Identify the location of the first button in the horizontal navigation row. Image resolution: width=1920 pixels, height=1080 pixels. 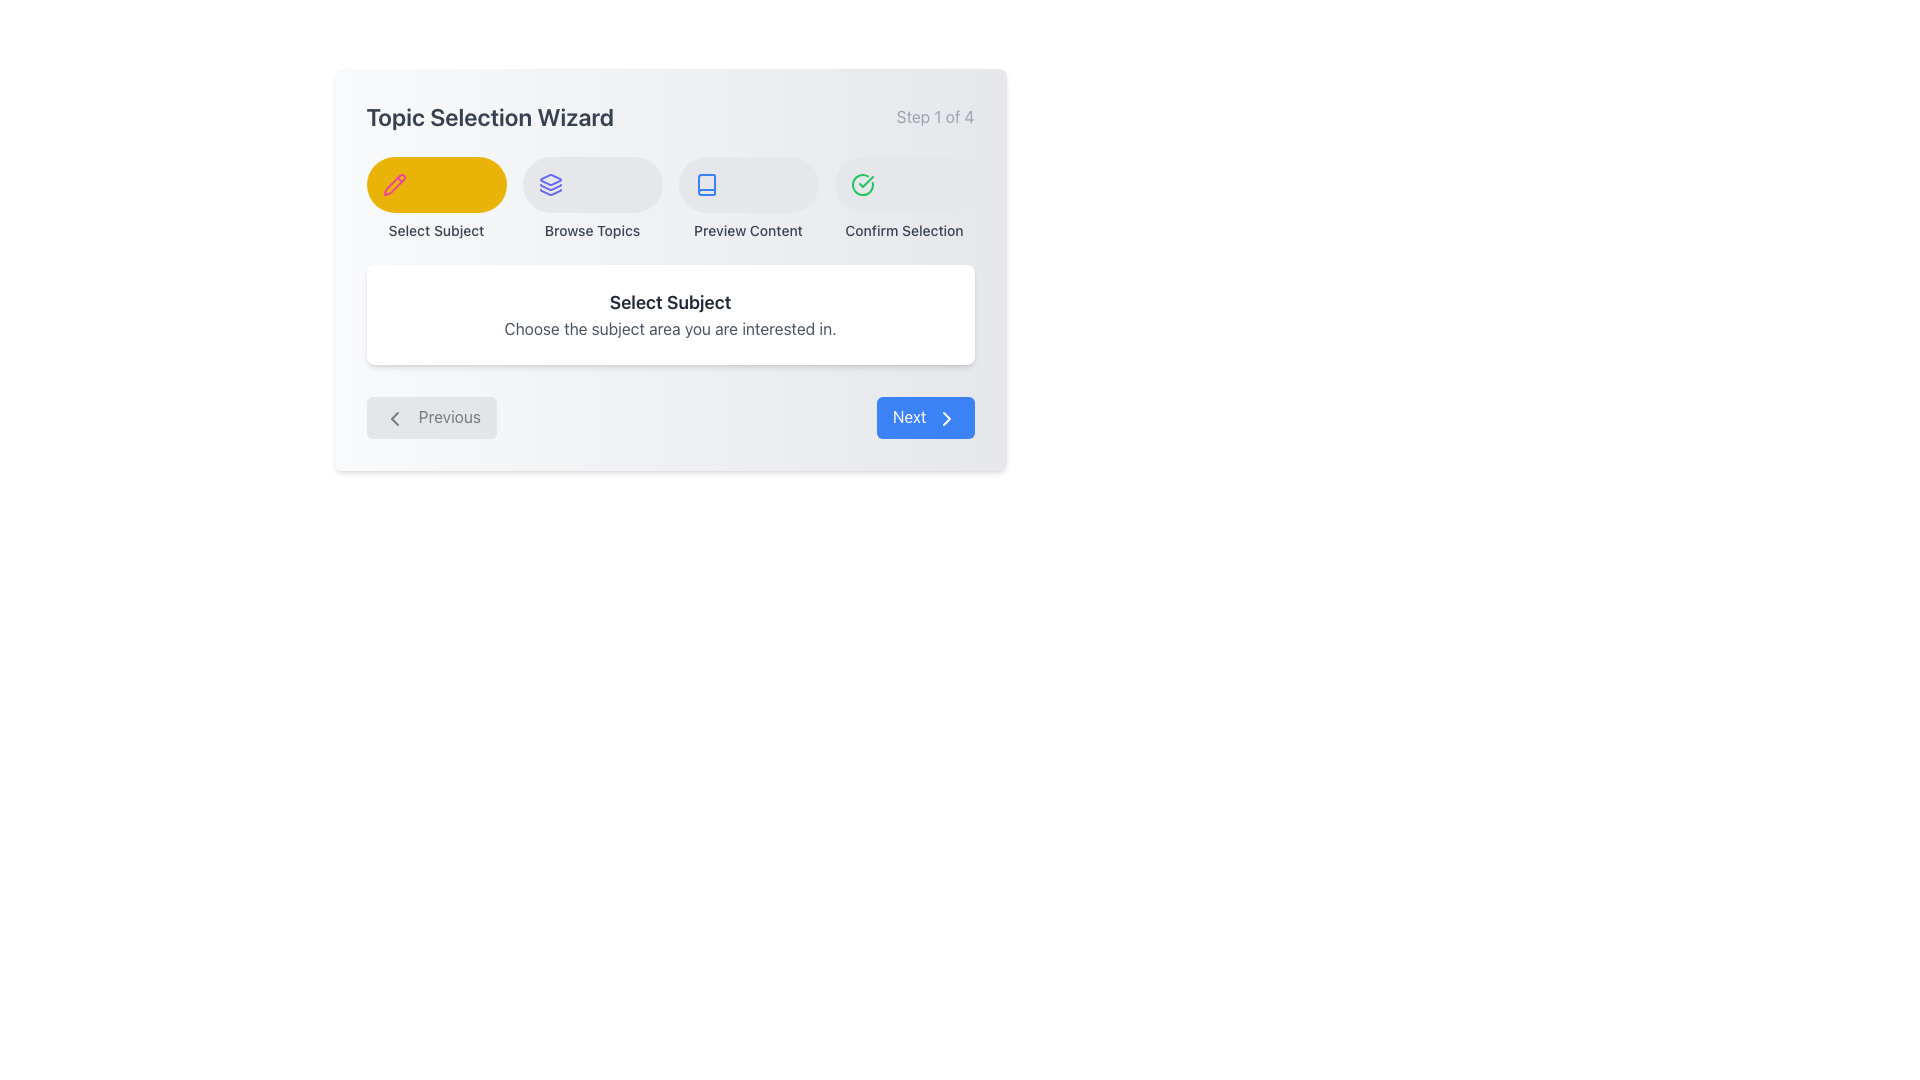
(435, 199).